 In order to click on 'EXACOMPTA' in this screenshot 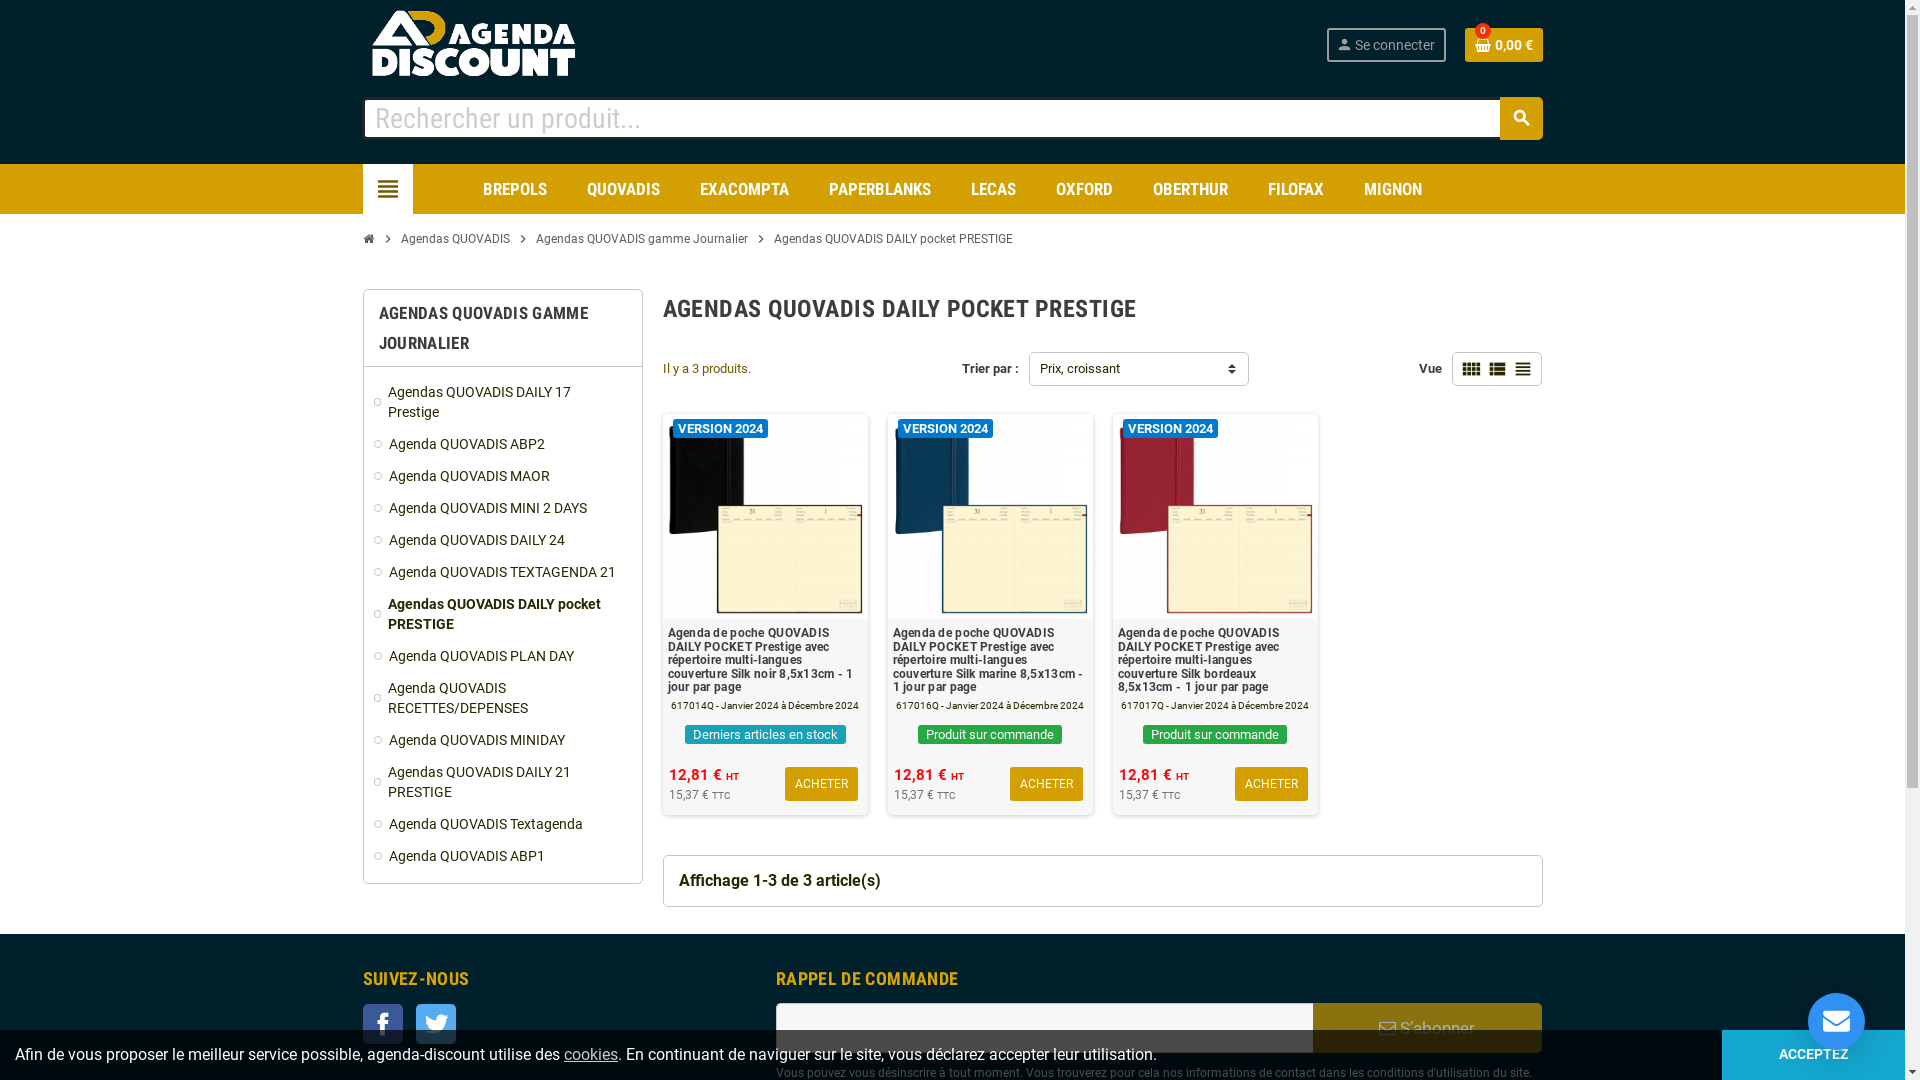, I will do `click(743, 189)`.